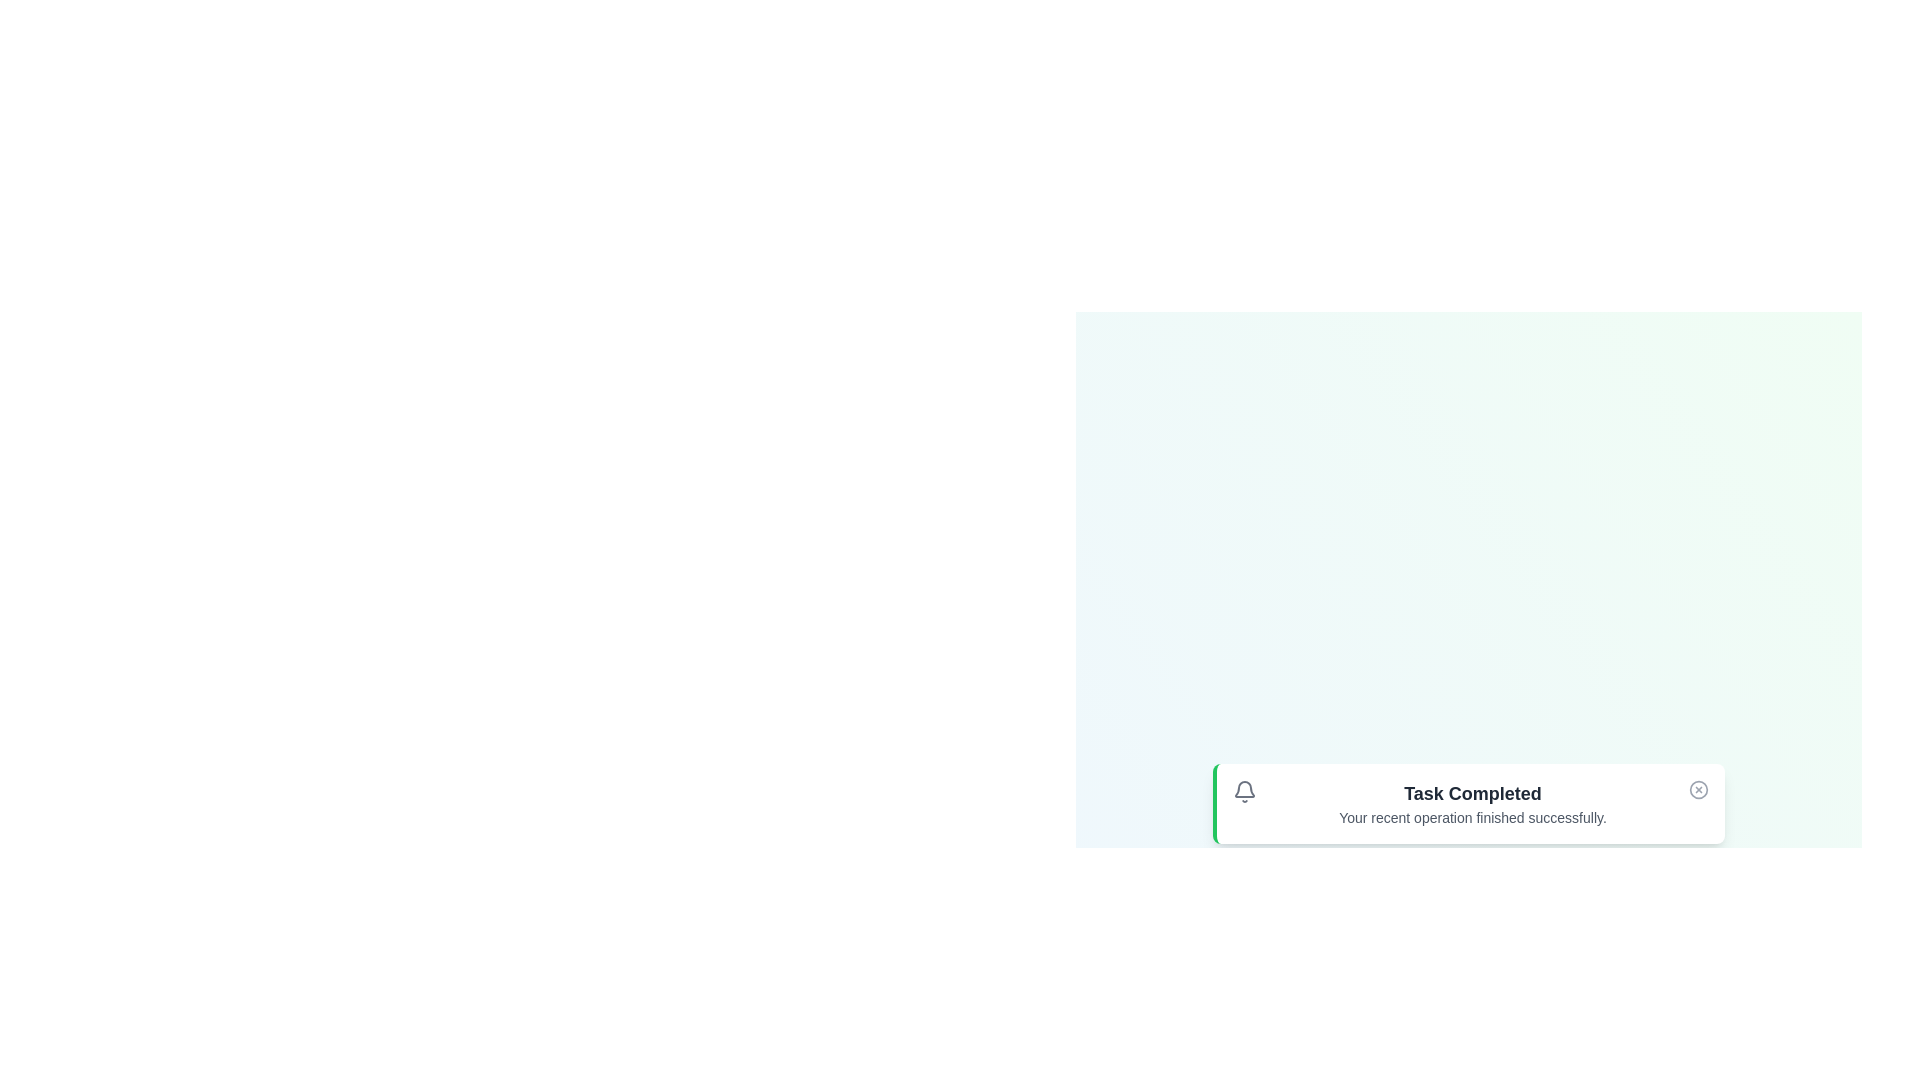 This screenshot has height=1080, width=1920. Describe the element at coordinates (1243, 790) in the screenshot. I see `the notification bell icon` at that location.